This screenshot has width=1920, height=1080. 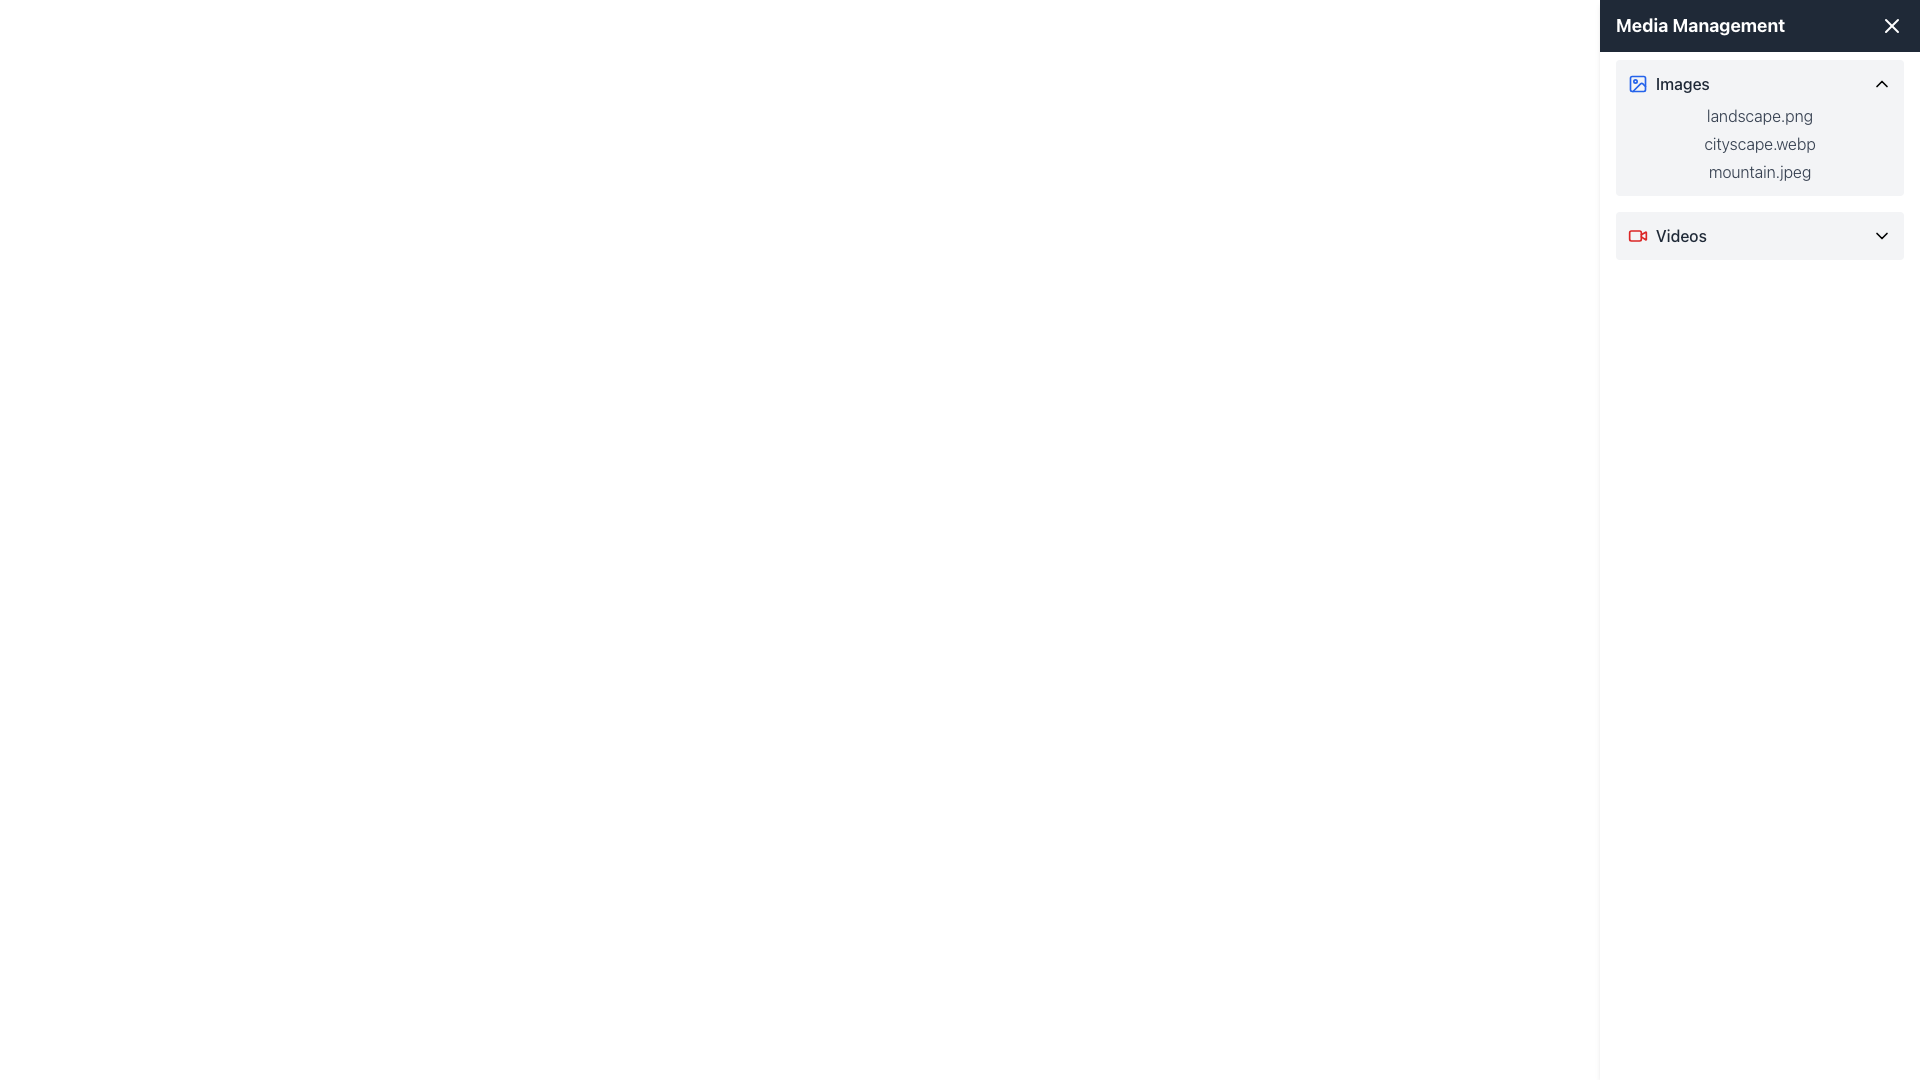 I want to click on the navigation link with an icon and text located under the 'Media Management' section, so click(x=1666, y=234).